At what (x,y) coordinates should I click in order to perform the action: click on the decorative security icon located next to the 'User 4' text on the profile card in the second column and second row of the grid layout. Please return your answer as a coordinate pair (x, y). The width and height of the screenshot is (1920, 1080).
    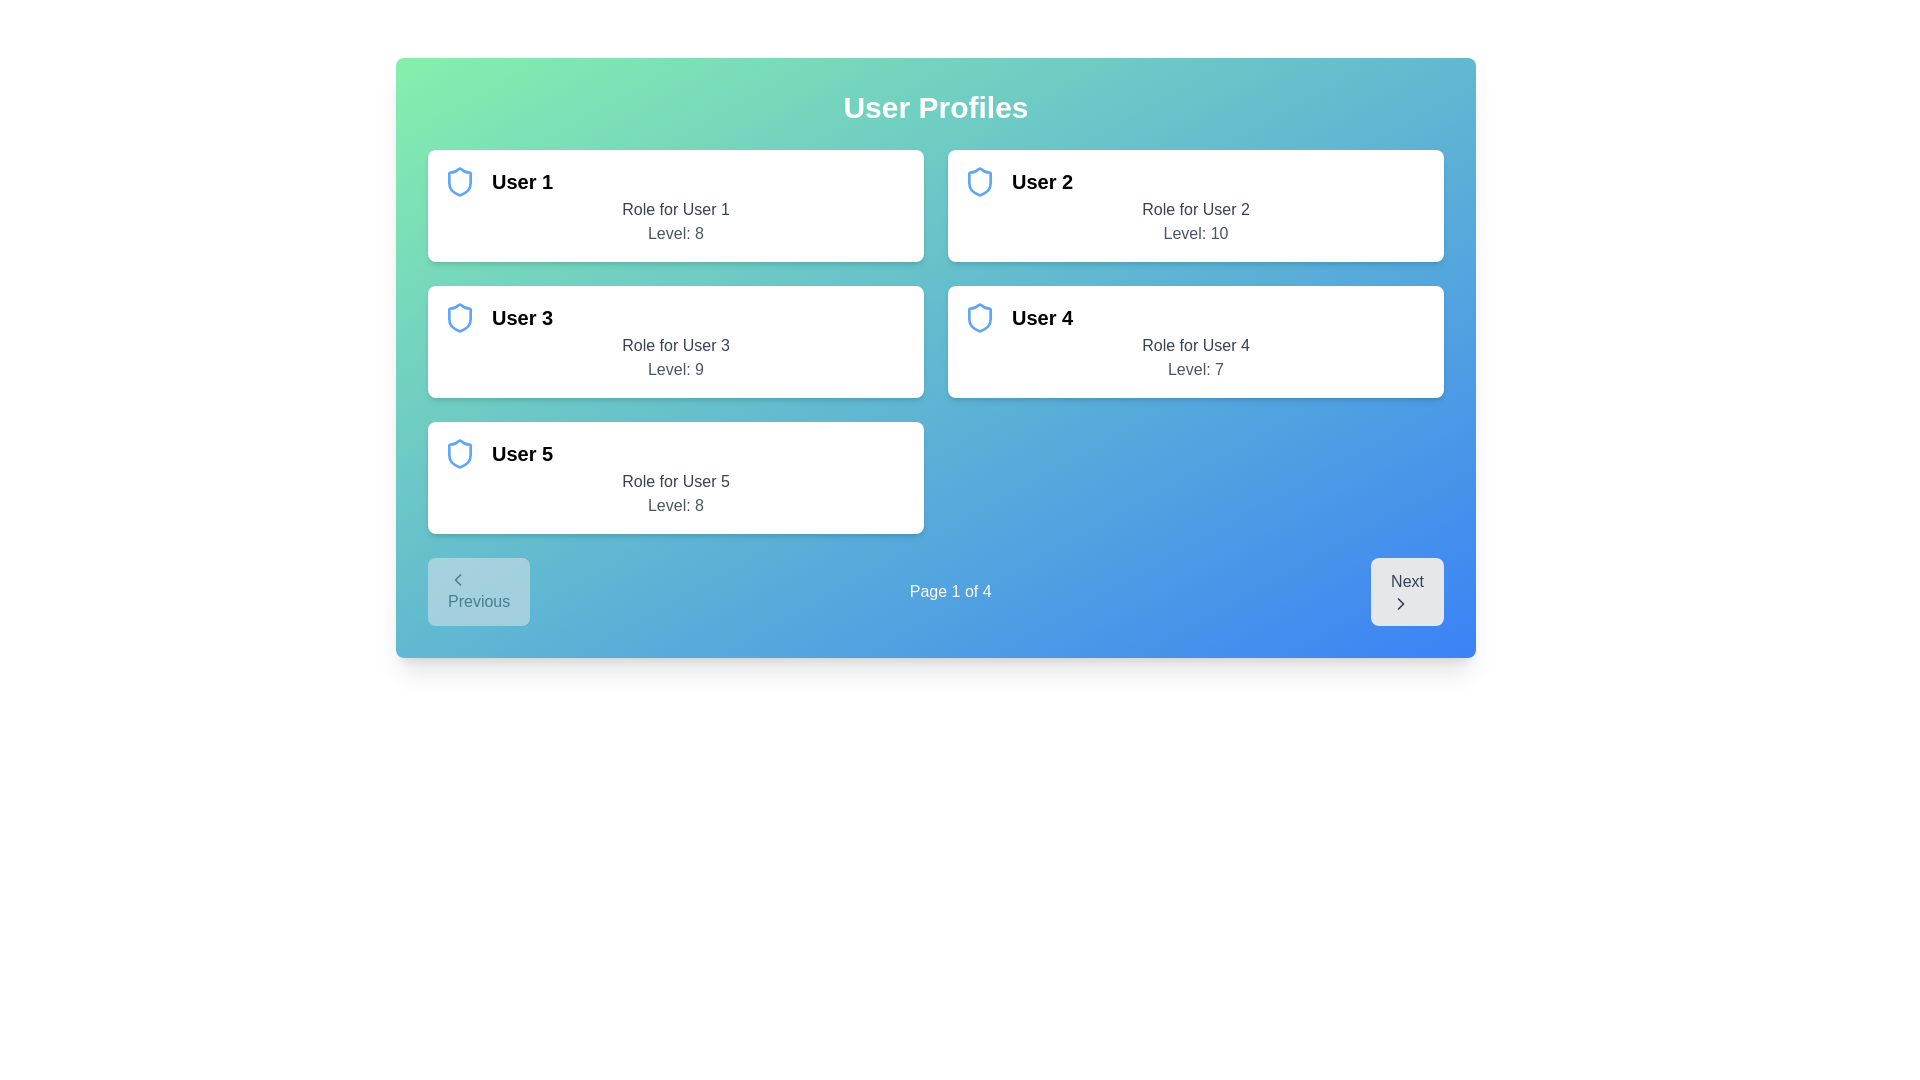
    Looking at the image, I should click on (979, 316).